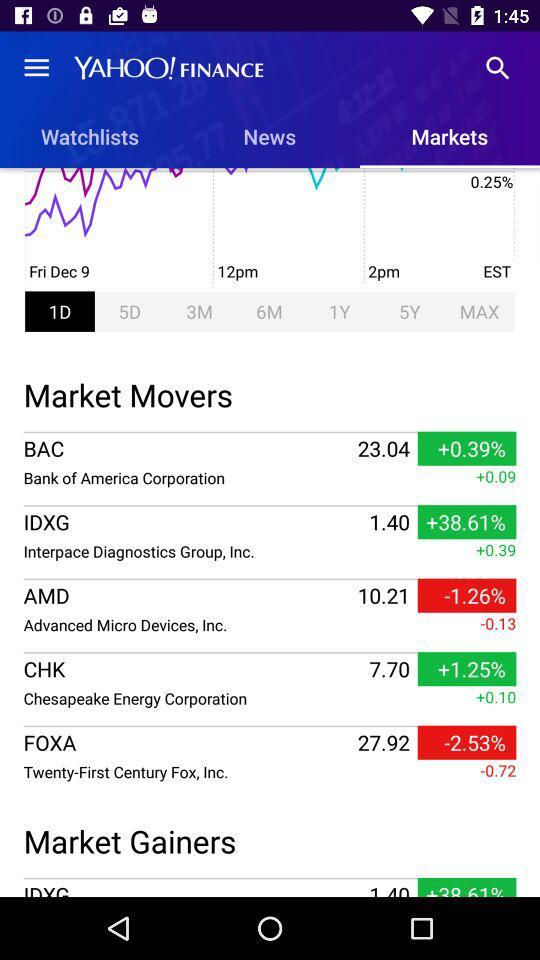 This screenshot has width=540, height=960. What do you see at coordinates (383, 448) in the screenshot?
I see `the item to the right of bac` at bounding box center [383, 448].